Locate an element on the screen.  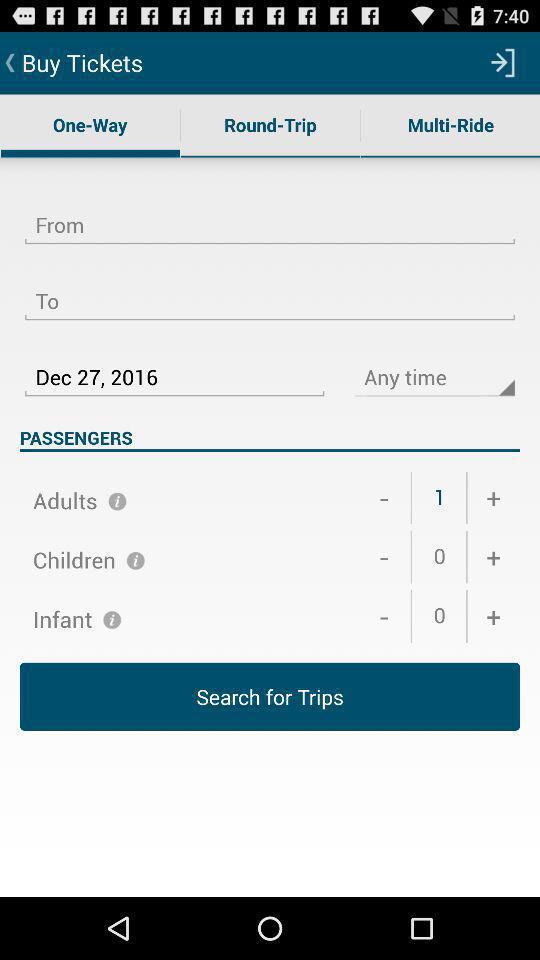
item next to buy tickets app is located at coordinates (502, 62).